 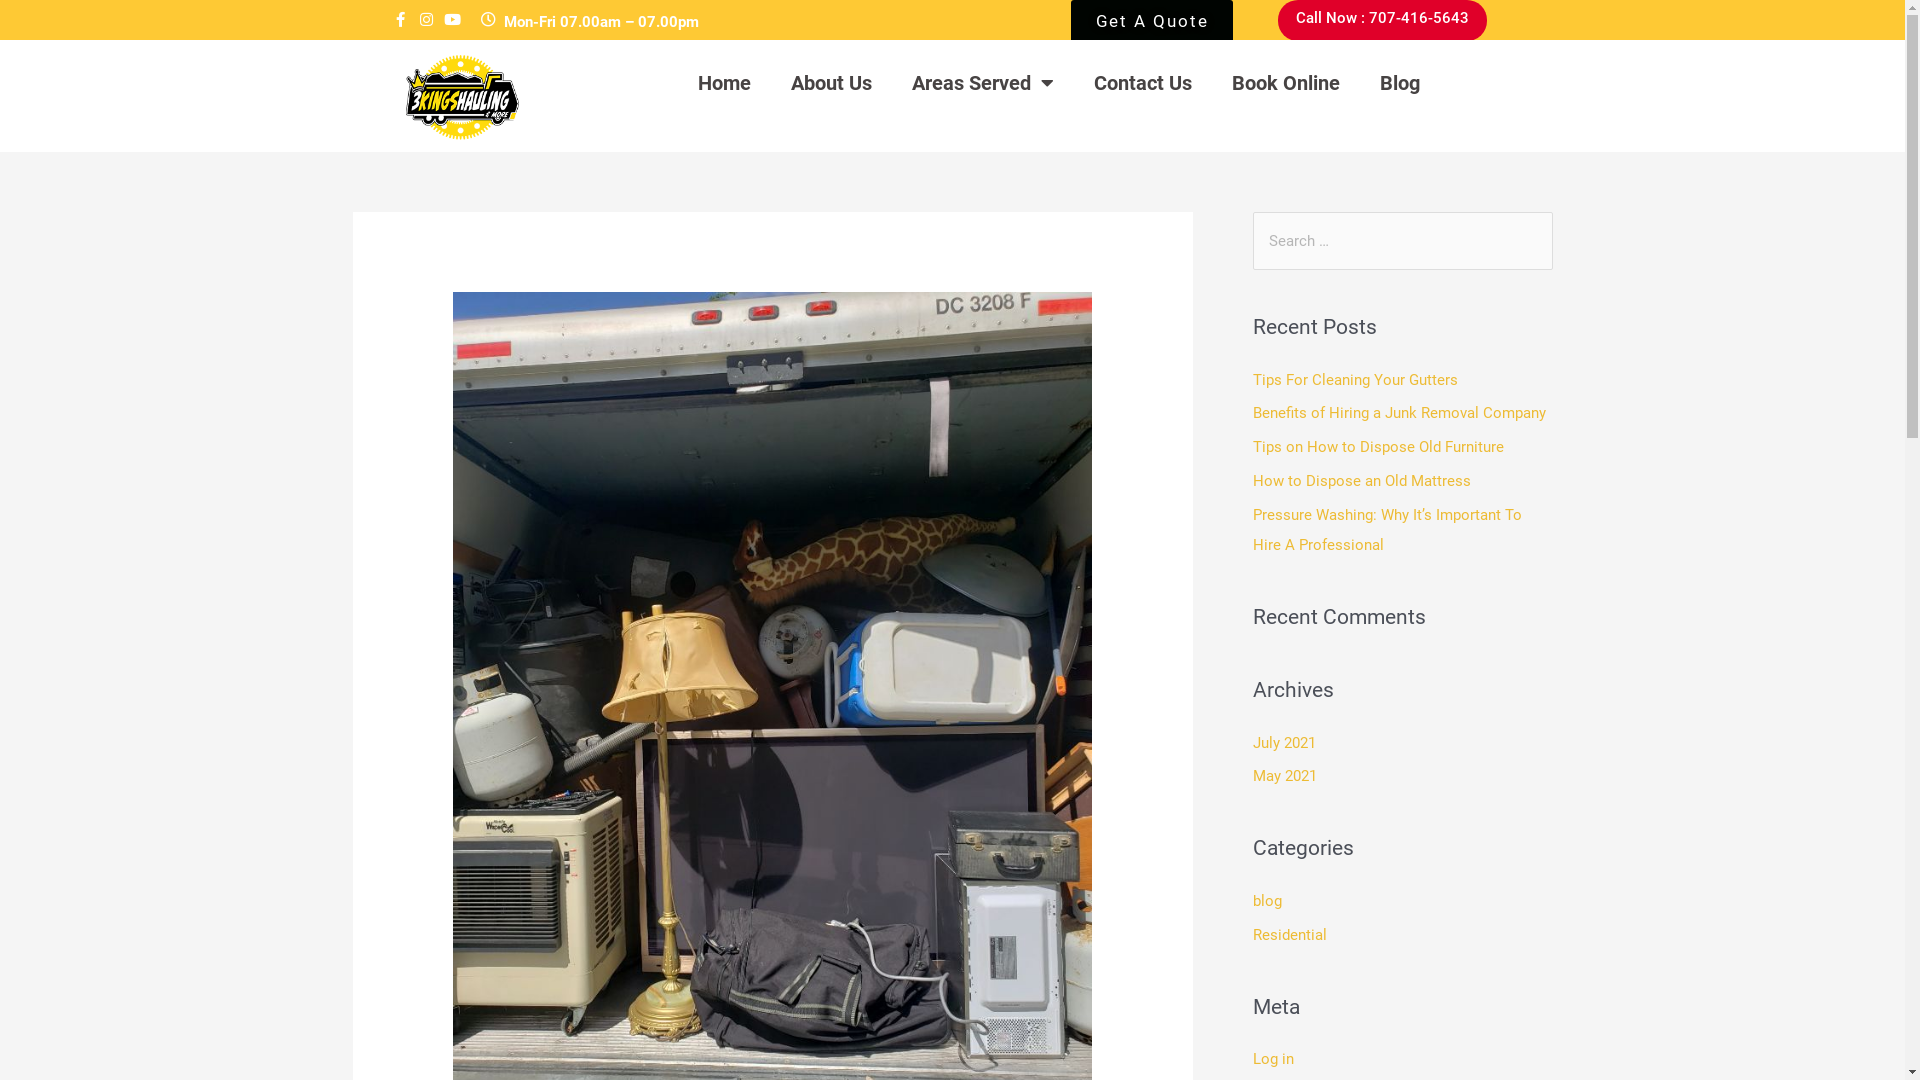 I want to click on 'July 2021', so click(x=1251, y=743).